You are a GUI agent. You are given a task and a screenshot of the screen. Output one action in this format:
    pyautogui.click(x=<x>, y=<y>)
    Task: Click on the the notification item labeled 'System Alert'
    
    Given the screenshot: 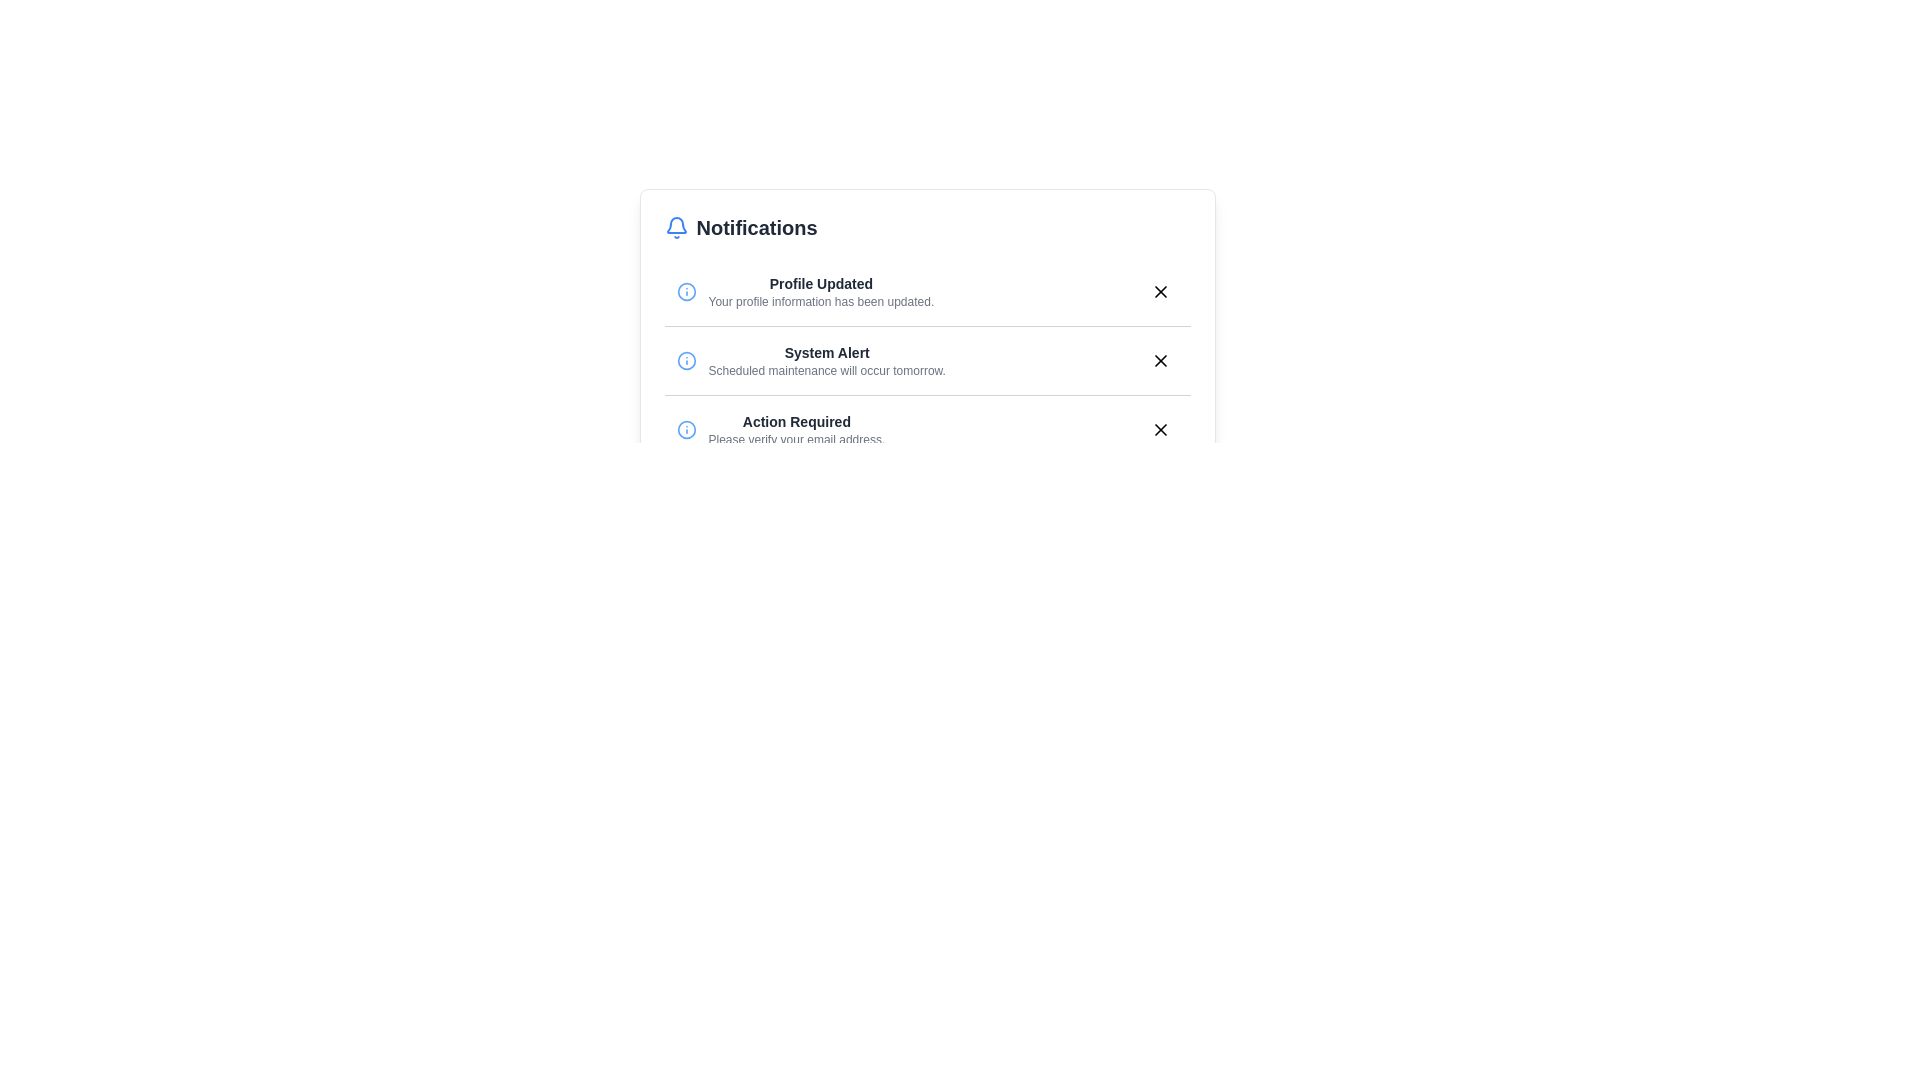 What is the action you would take?
    pyautogui.click(x=926, y=360)
    